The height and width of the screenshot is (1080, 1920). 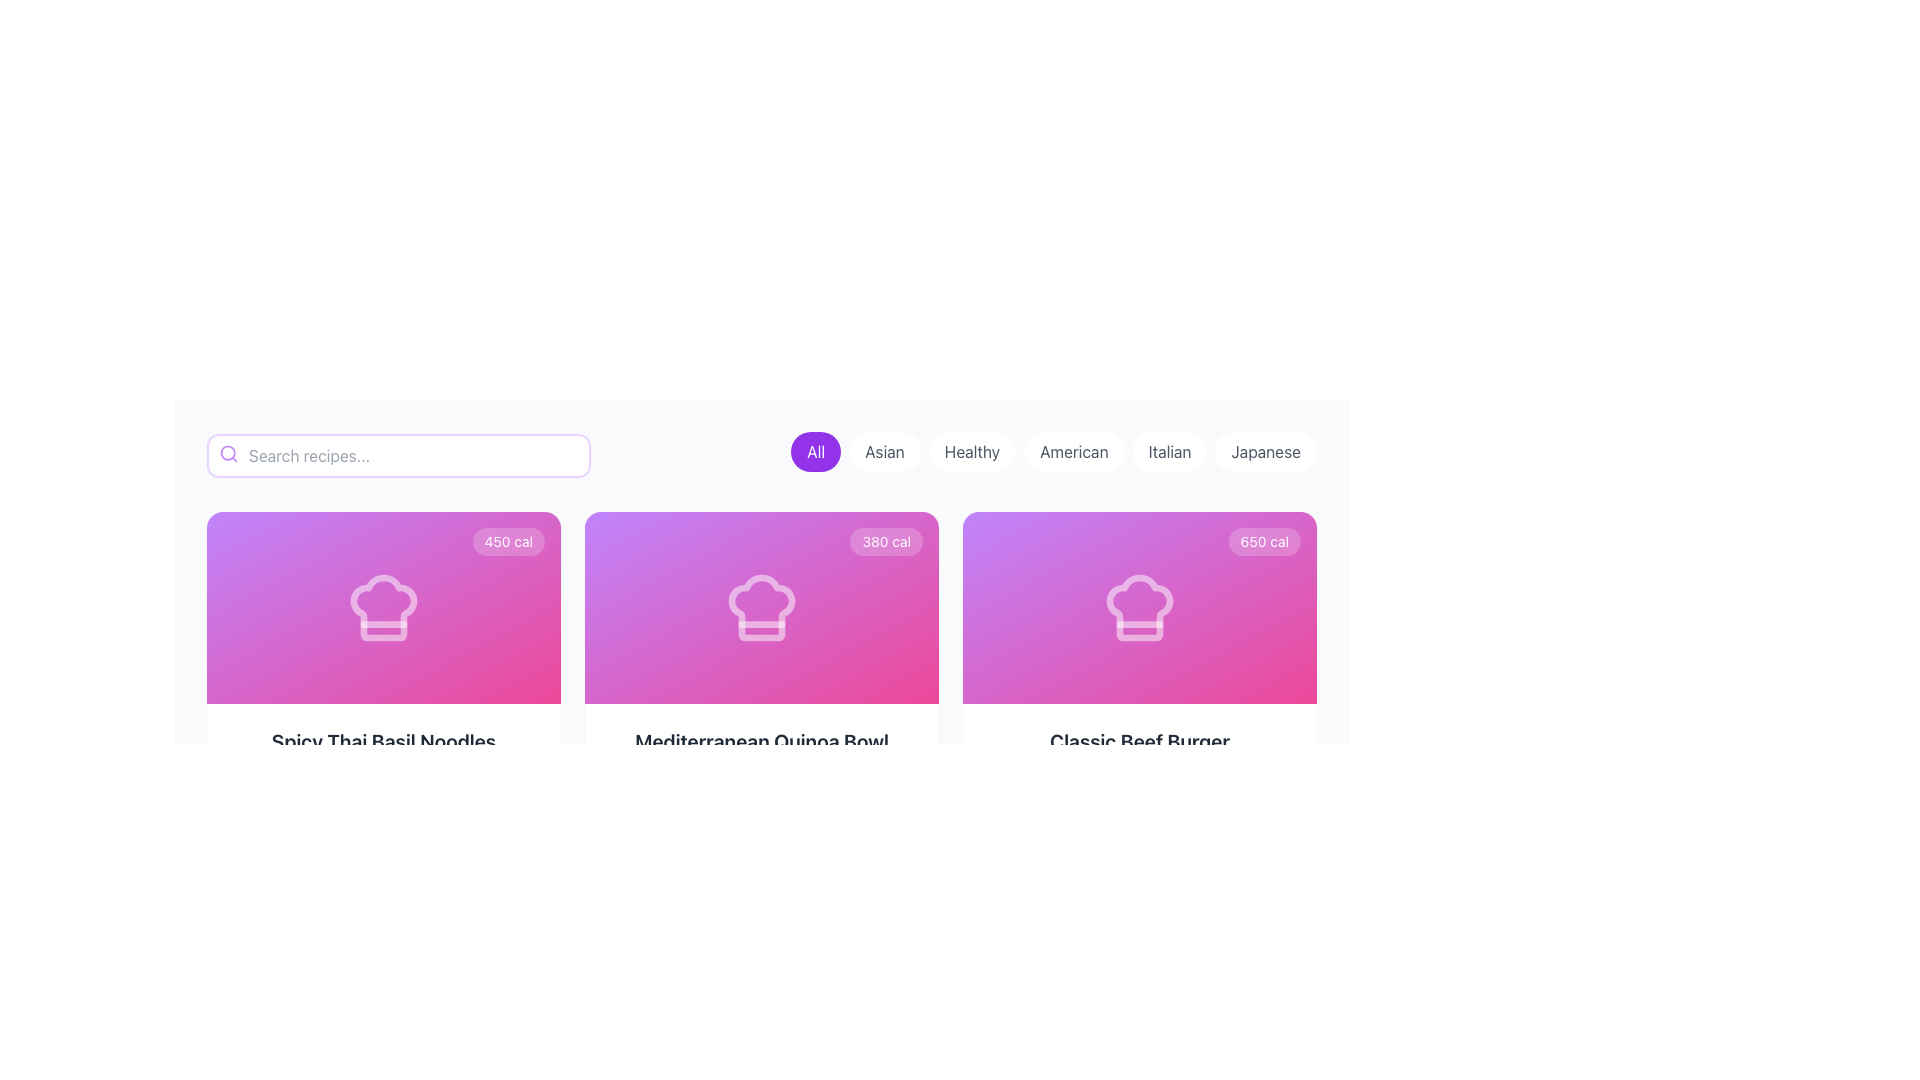 I want to click on the text label that serves as the title of the recipe card, so click(x=384, y=741).